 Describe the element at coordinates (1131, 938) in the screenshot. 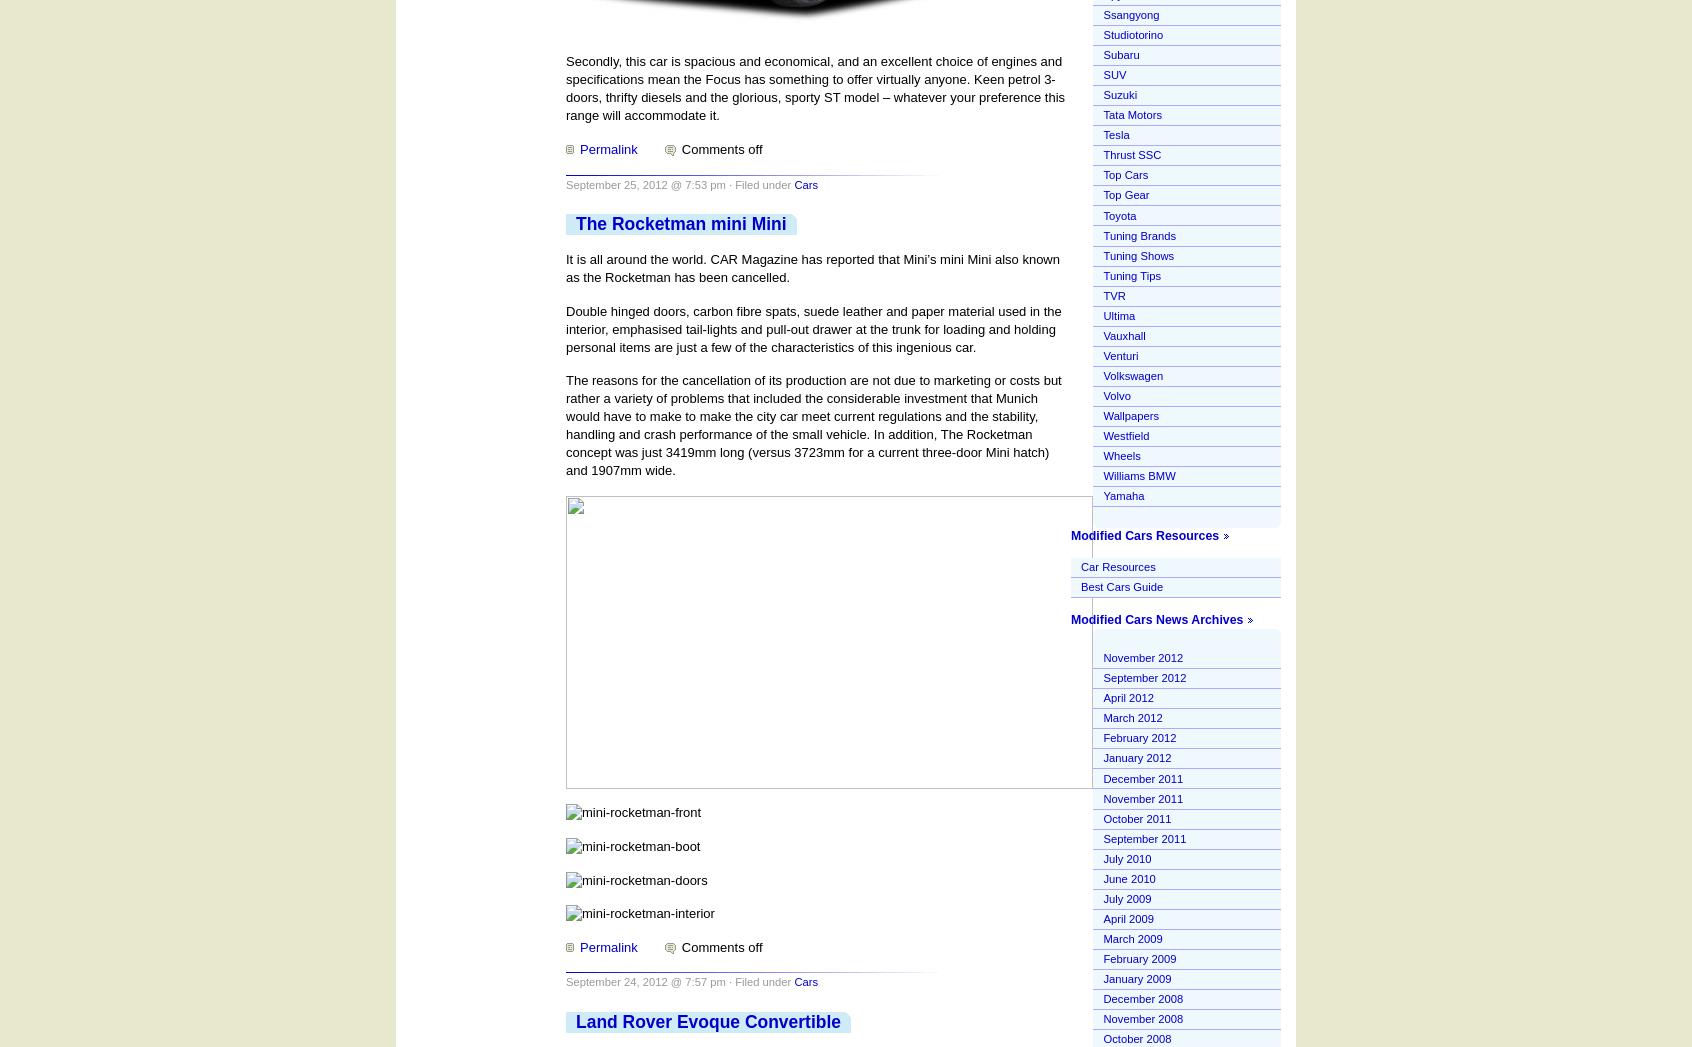

I see `'March 2009'` at that location.